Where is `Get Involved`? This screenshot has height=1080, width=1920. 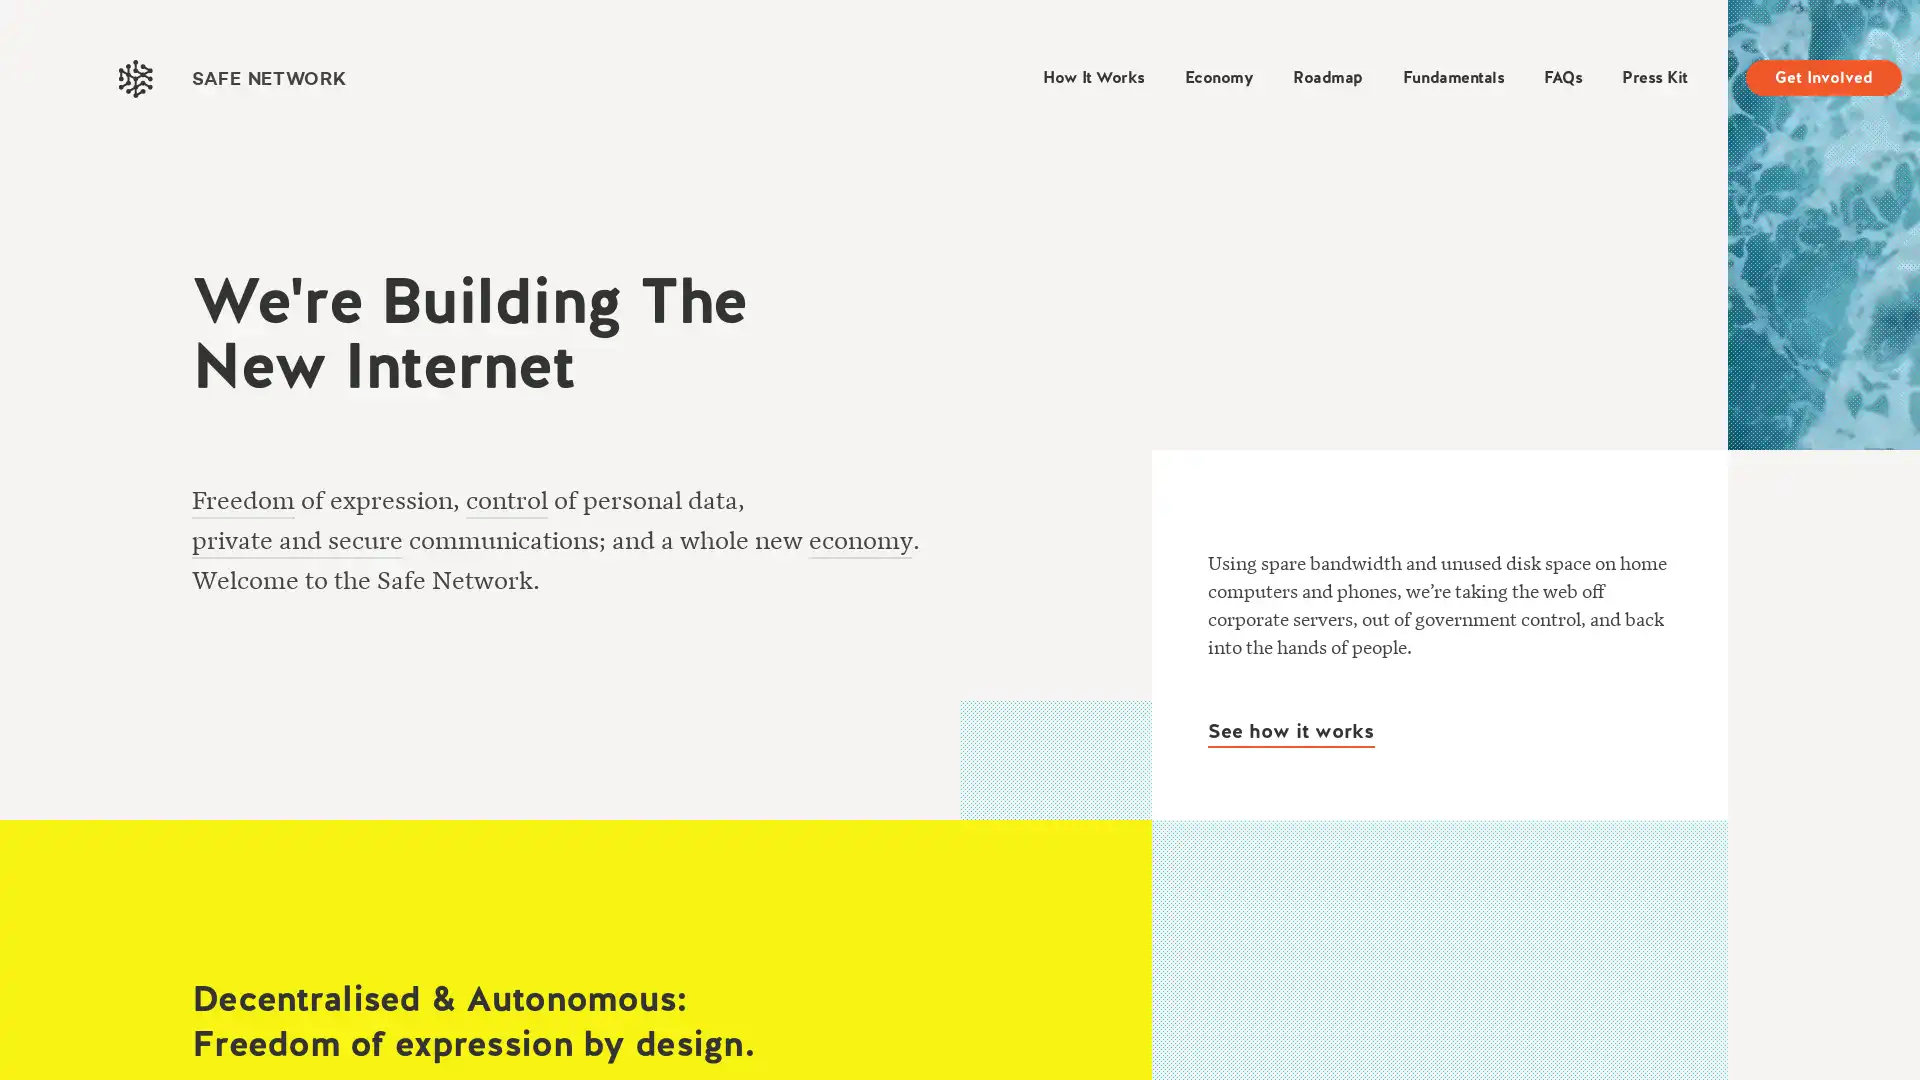
Get Involved is located at coordinates (1824, 76).